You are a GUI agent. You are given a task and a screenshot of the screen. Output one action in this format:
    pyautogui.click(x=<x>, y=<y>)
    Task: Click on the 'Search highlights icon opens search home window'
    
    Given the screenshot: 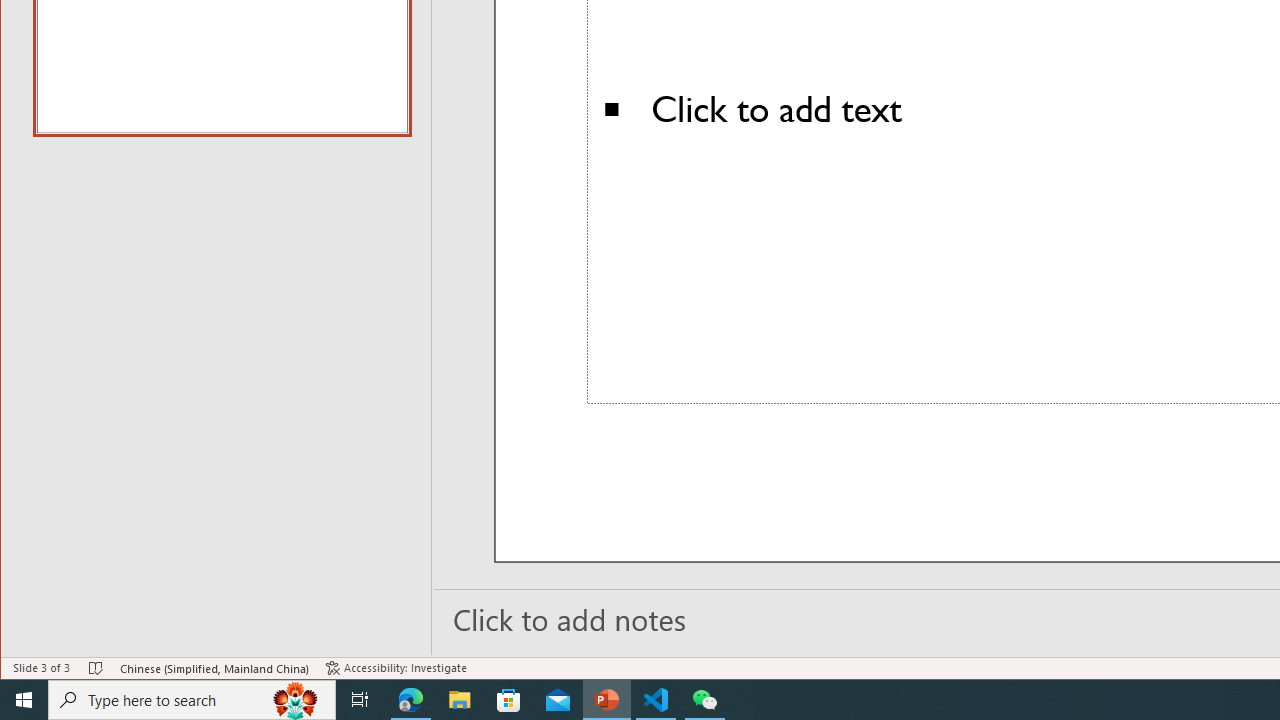 What is the action you would take?
    pyautogui.click(x=294, y=698)
    